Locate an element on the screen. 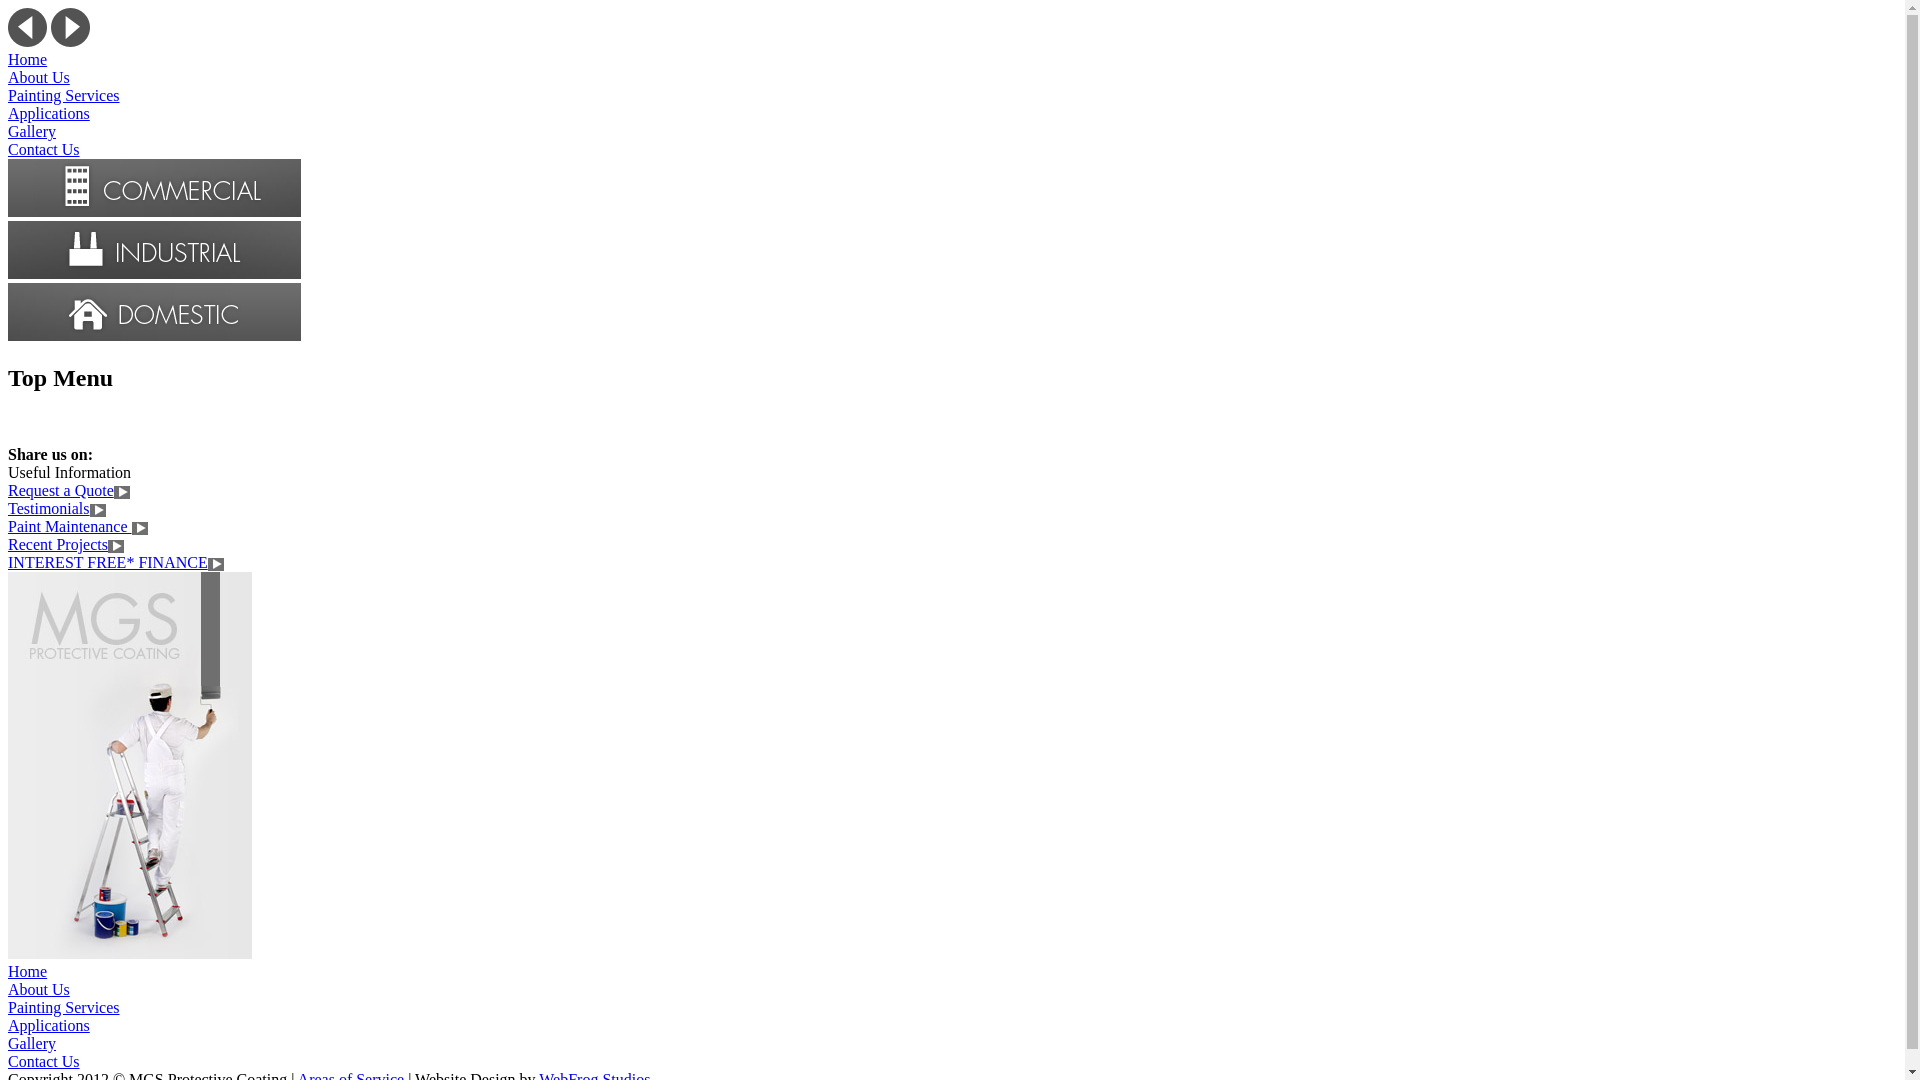  'Home' is located at coordinates (27, 58).